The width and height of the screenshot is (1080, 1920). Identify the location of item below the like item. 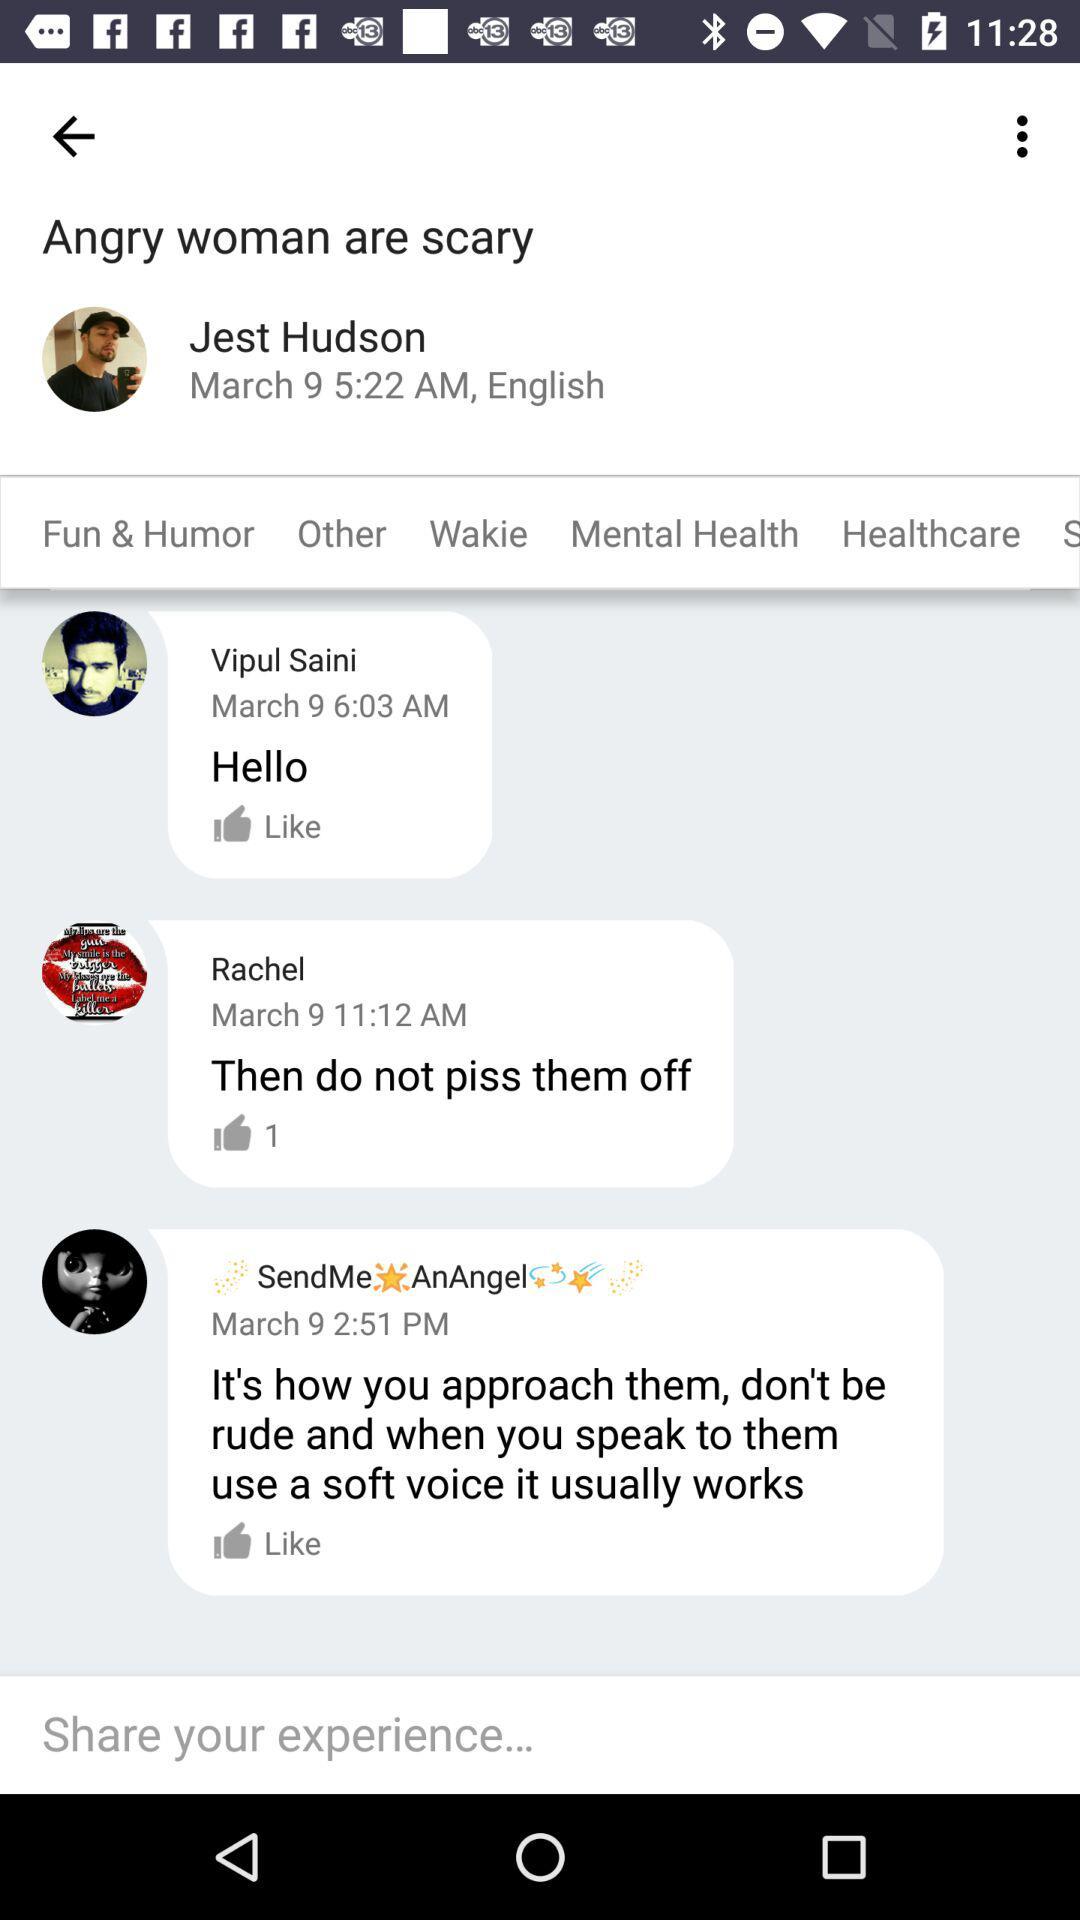
(550, 1734).